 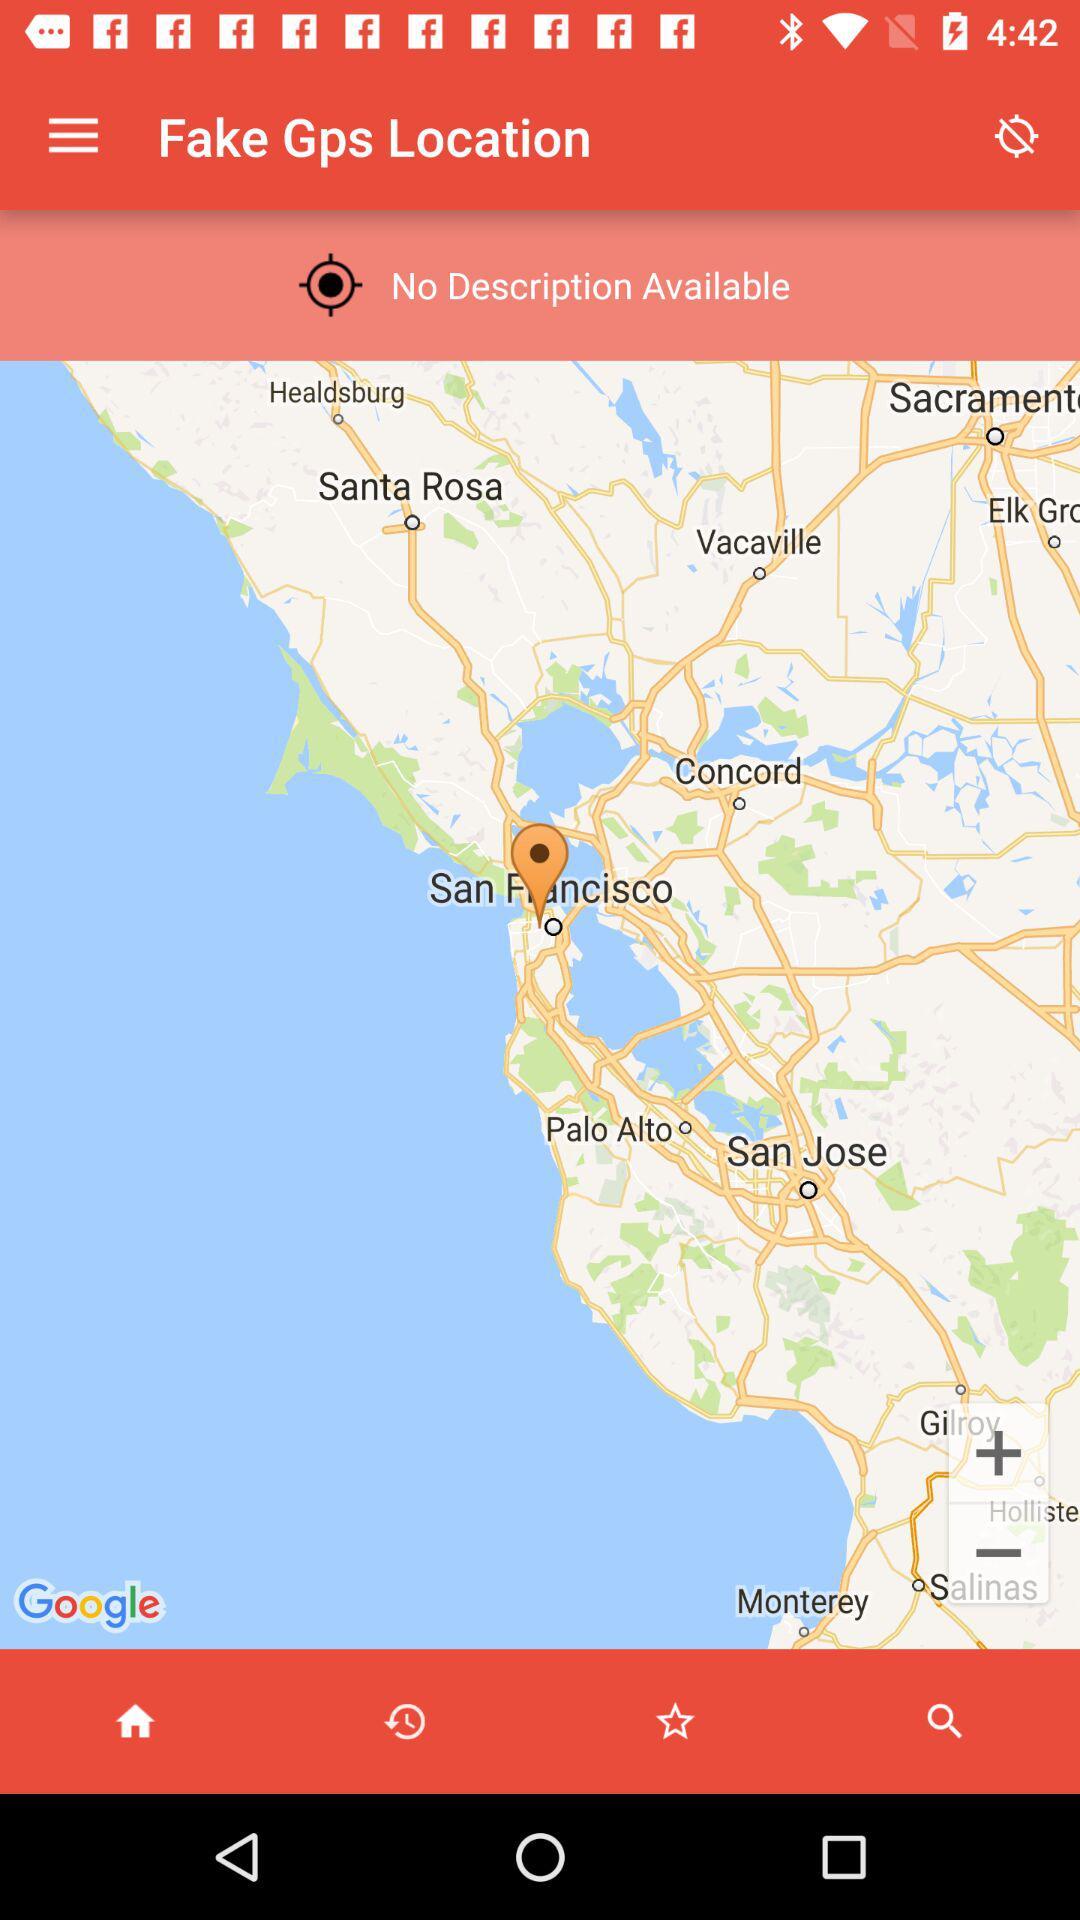 What do you see at coordinates (998, 1451) in the screenshot?
I see `the add icon` at bounding box center [998, 1451].